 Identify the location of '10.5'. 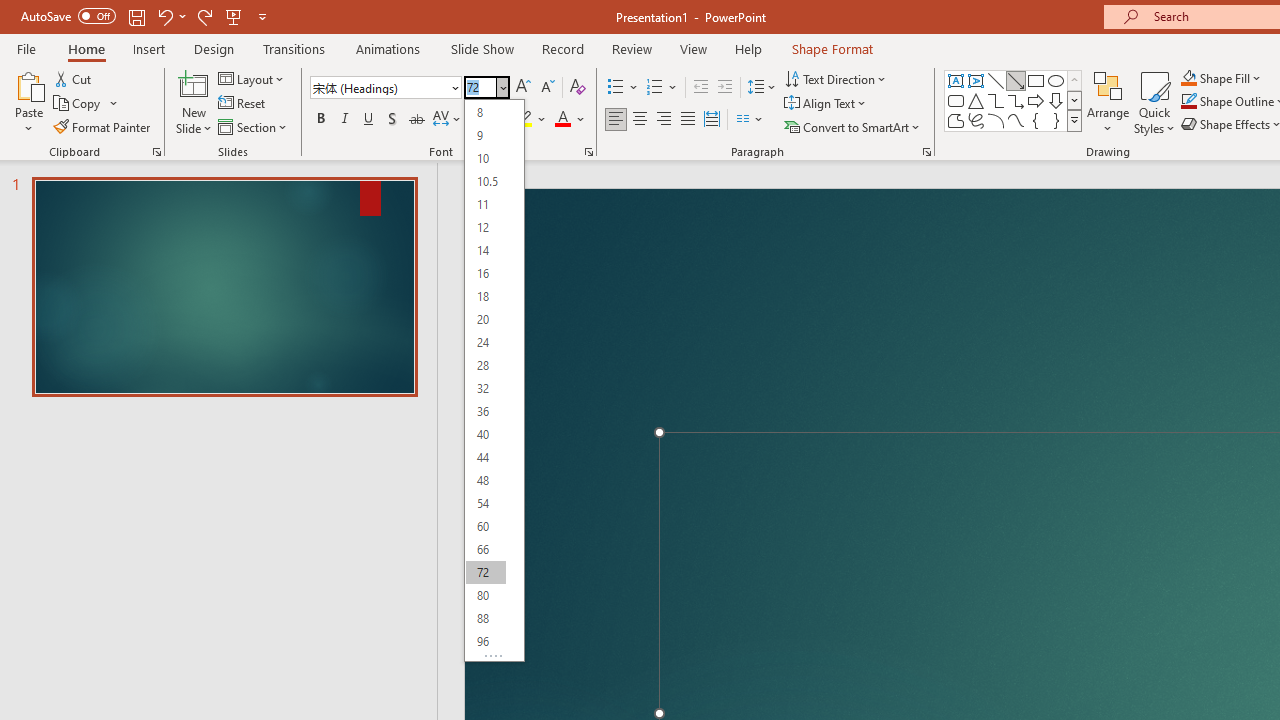
(485, 181).